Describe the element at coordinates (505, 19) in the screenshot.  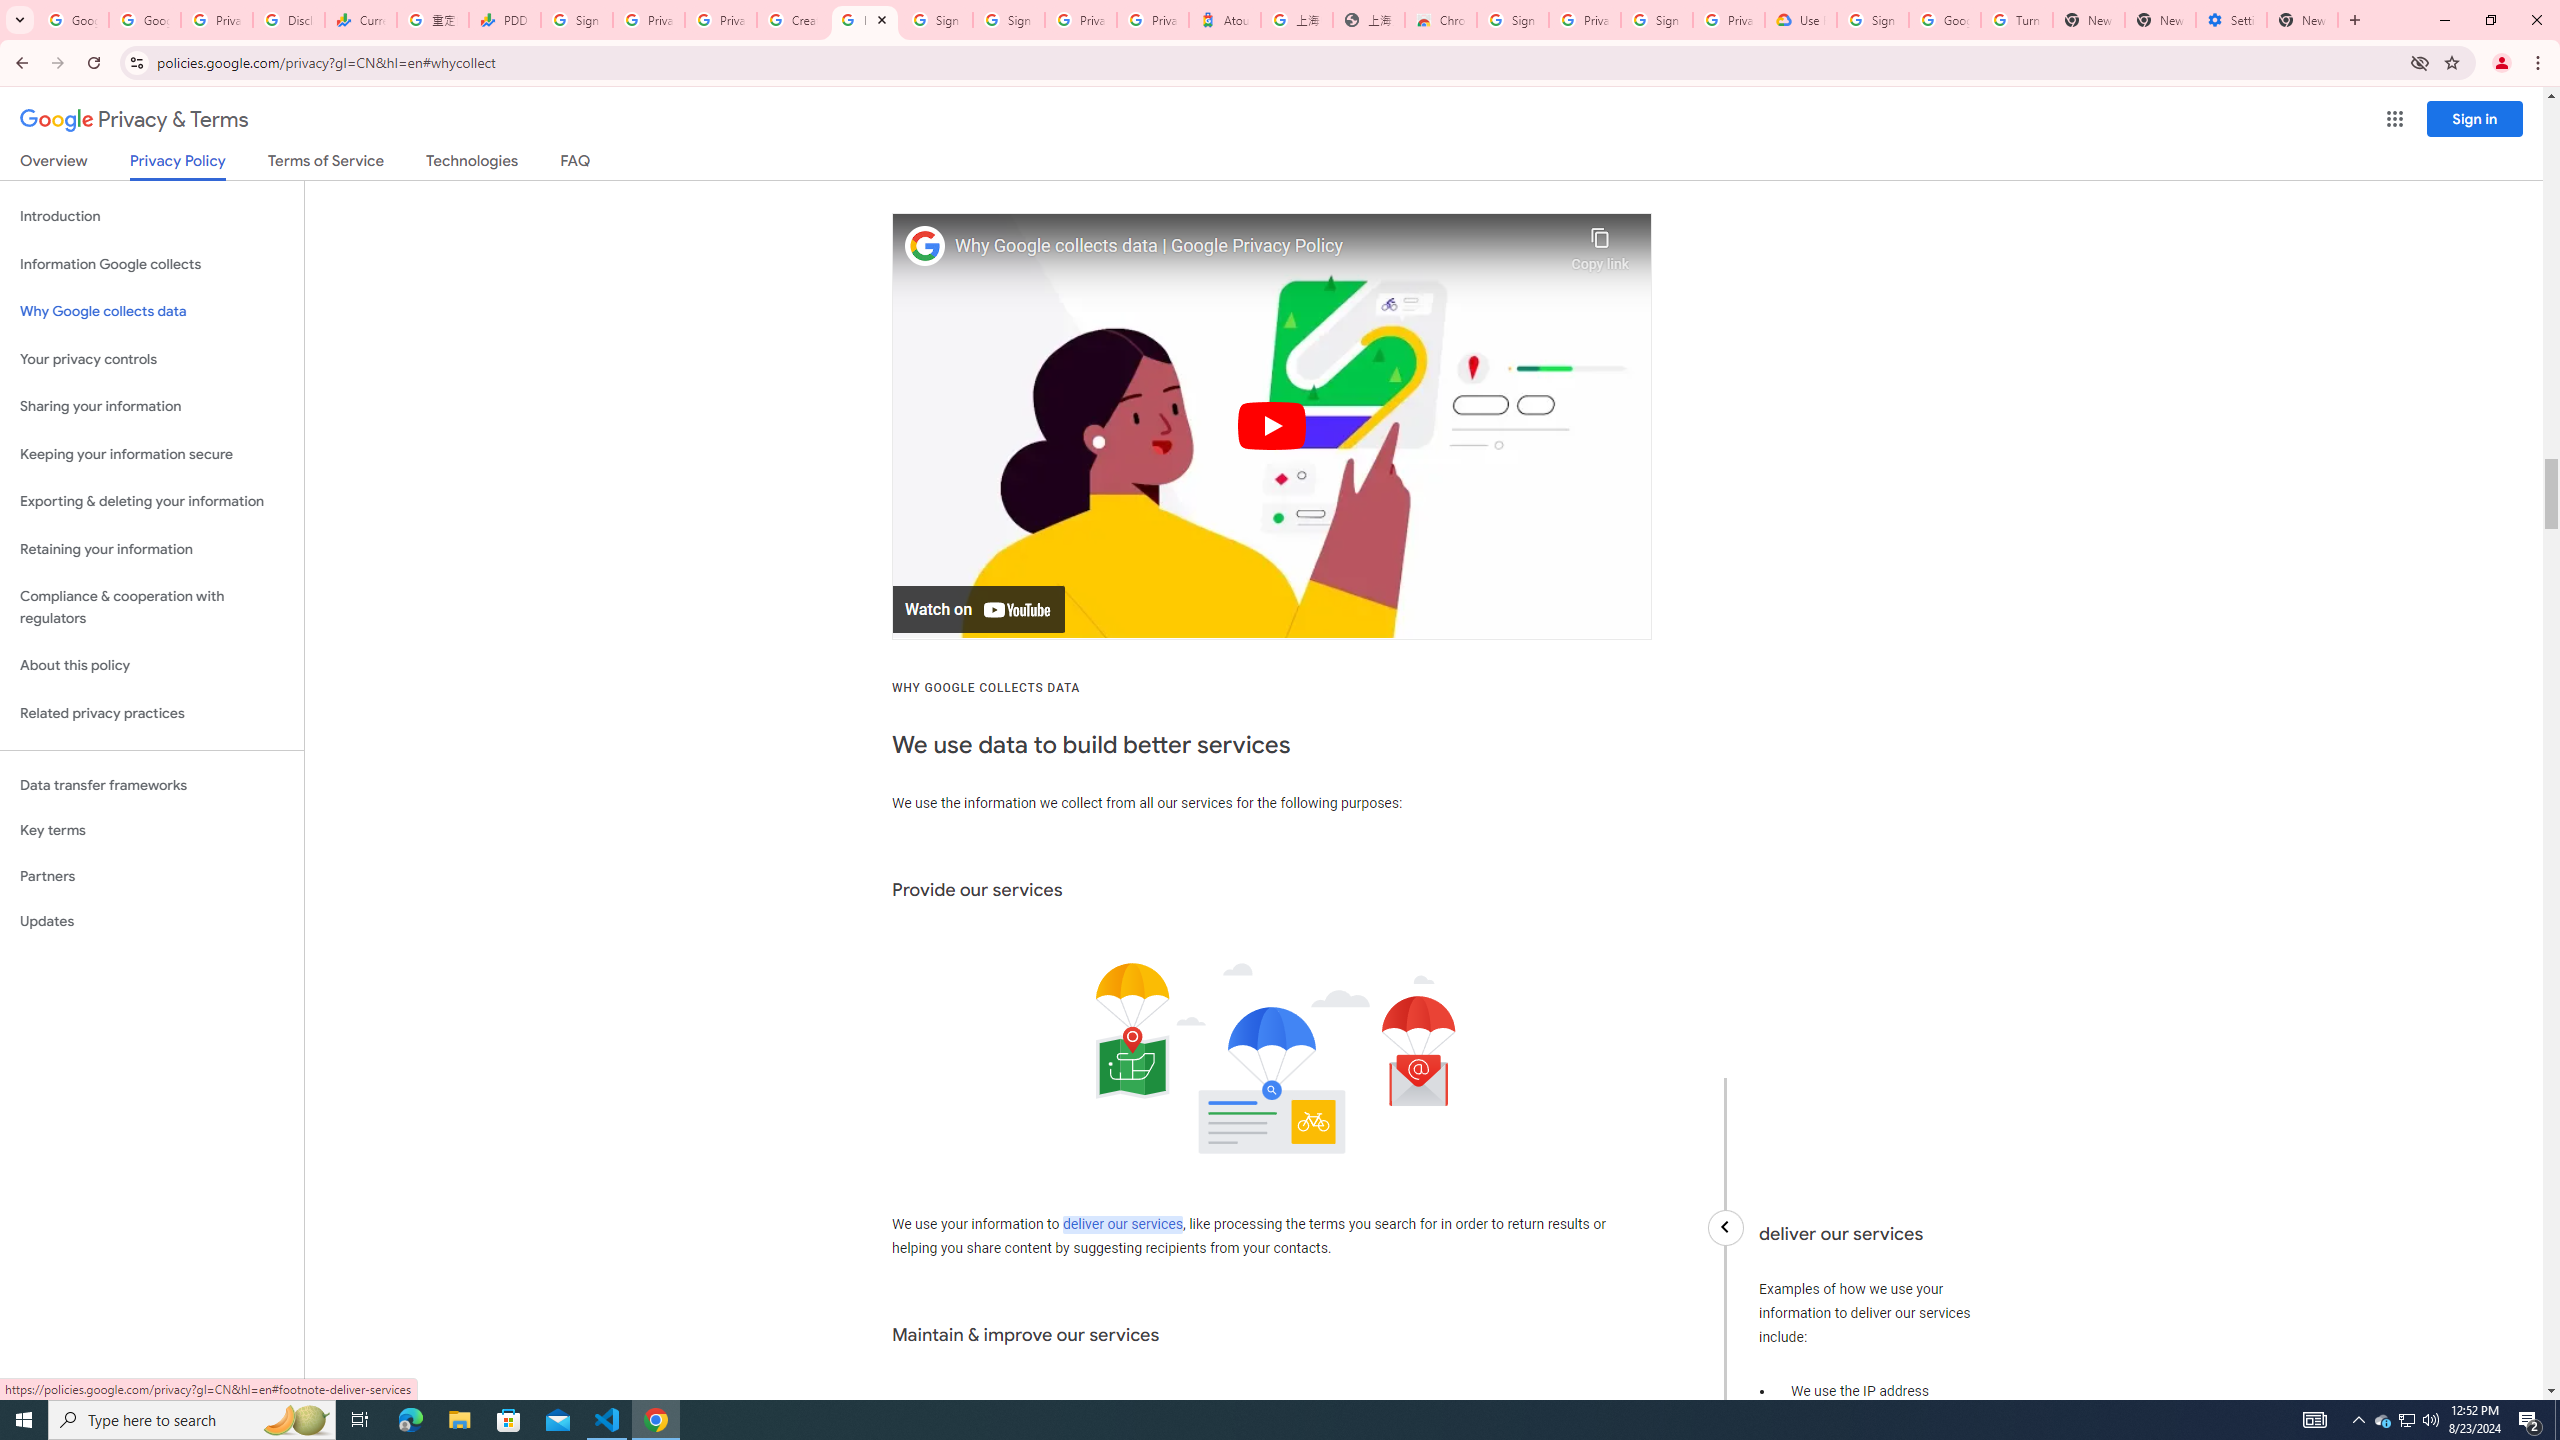
I see `'PDD Holdings Inc - ADR (PDD) Price & News - Google Finance'` at that location.